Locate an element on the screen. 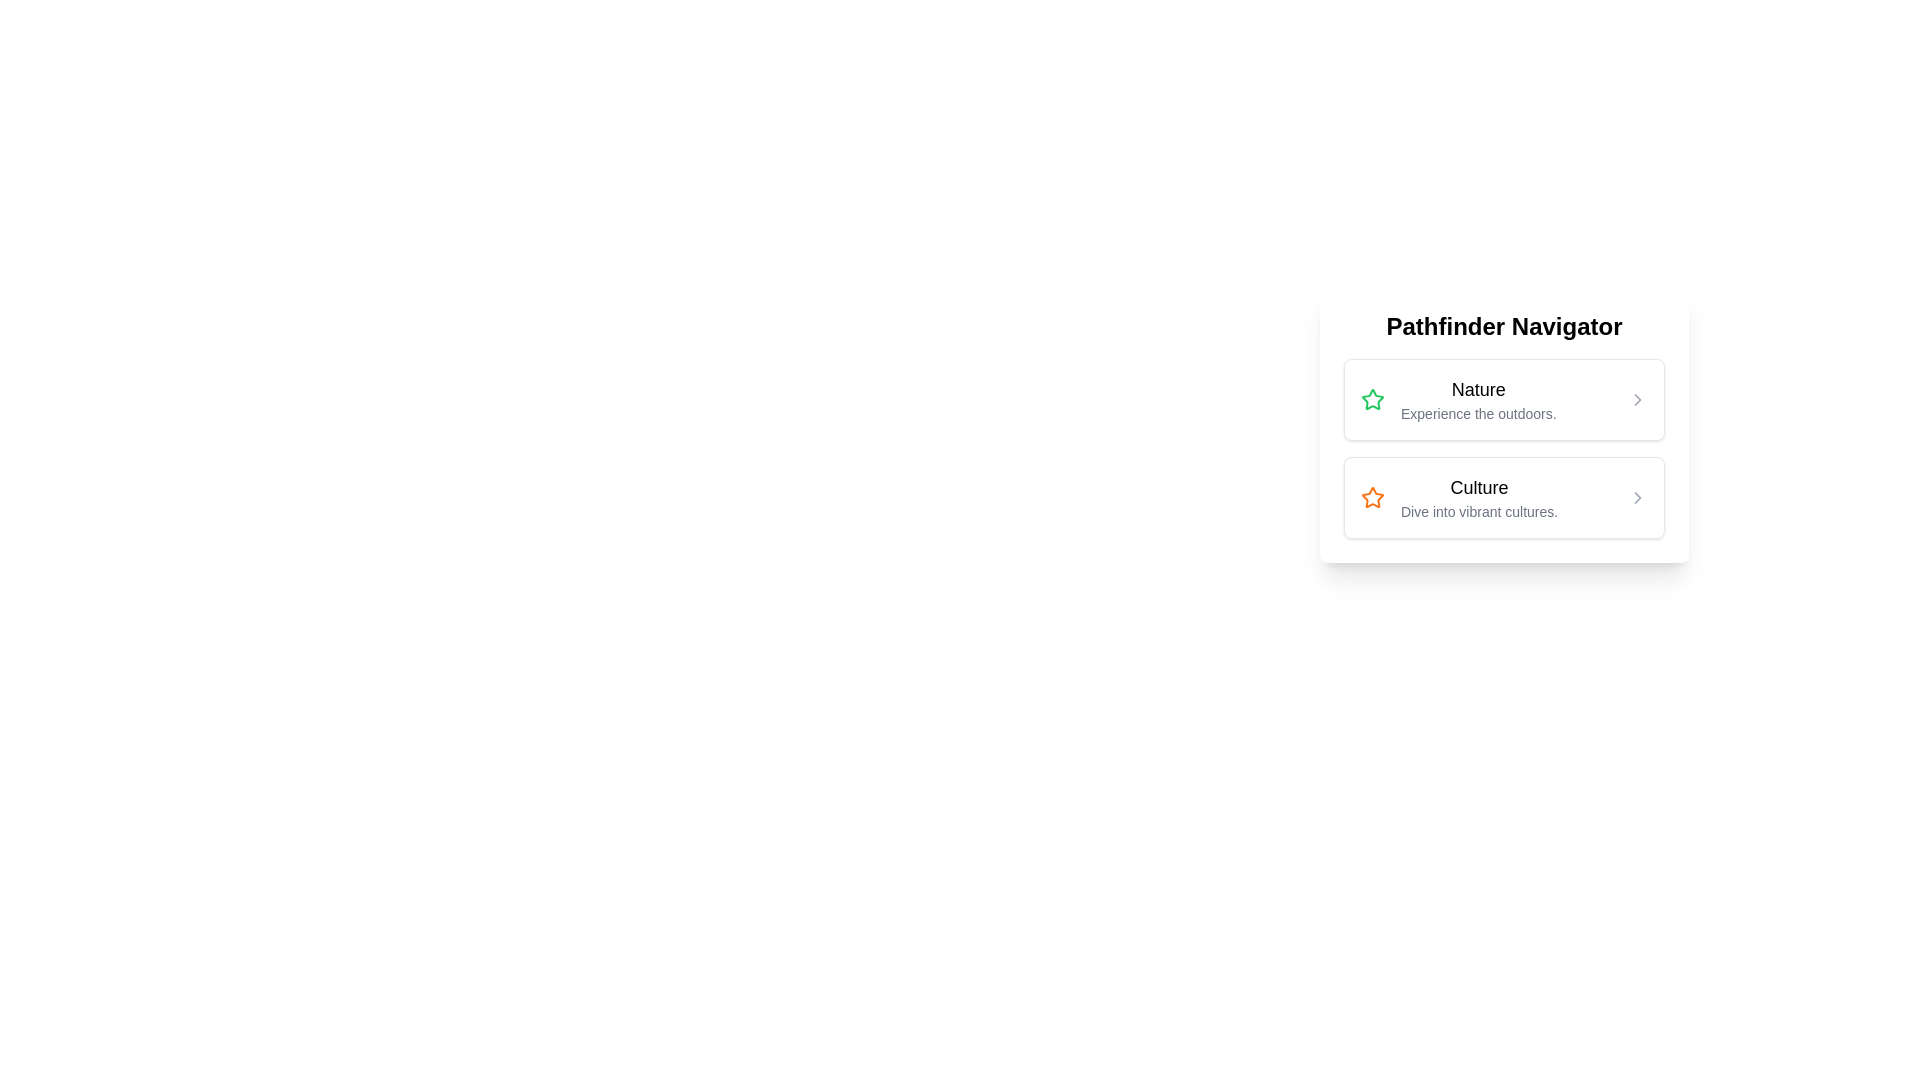 Image resolution: width=1920 pixels, height=1080 pixels. the 'Culture' card item, which is the second item in a vertical list of cards is located at coordinates (1504, 496).